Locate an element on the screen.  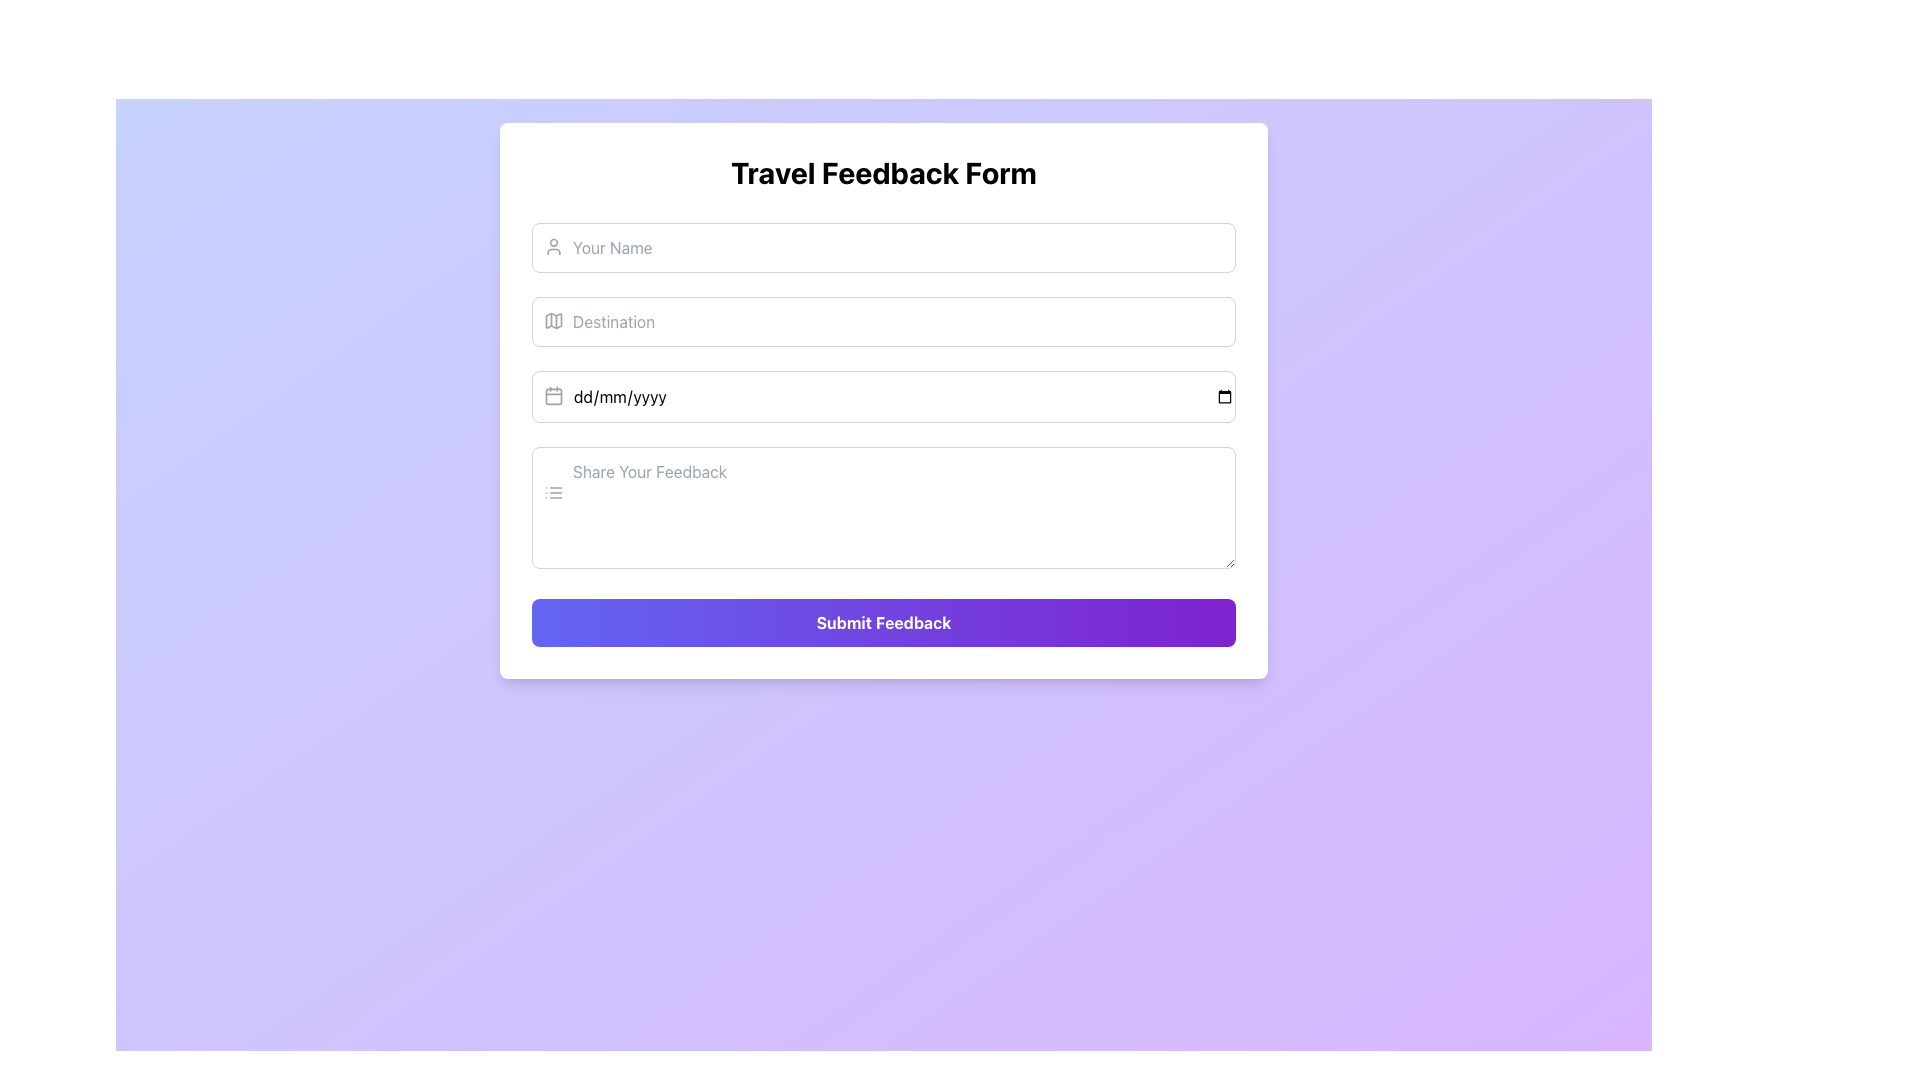
the calendar icon located within the 'Date' input field of the 'Travel Feedback Form', positioned to the left of the text placeholder 'dd/mm/yyyy' is located at coordinates (553, 394).